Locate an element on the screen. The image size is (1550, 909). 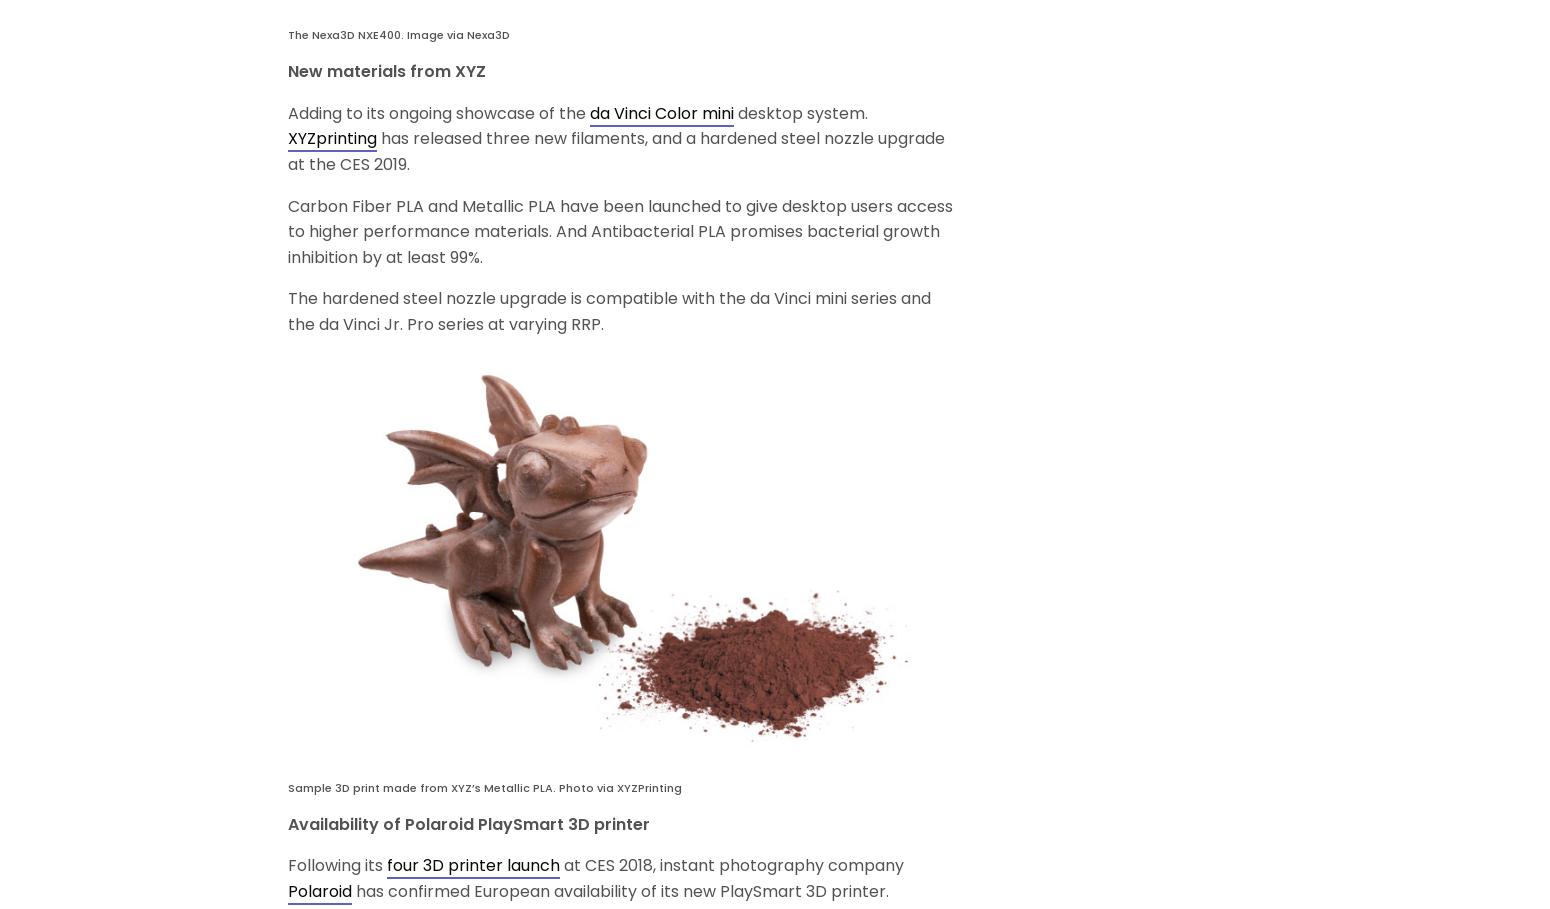
'Adding to its ongoing showcase of the' is located at coordinates (438, 112).